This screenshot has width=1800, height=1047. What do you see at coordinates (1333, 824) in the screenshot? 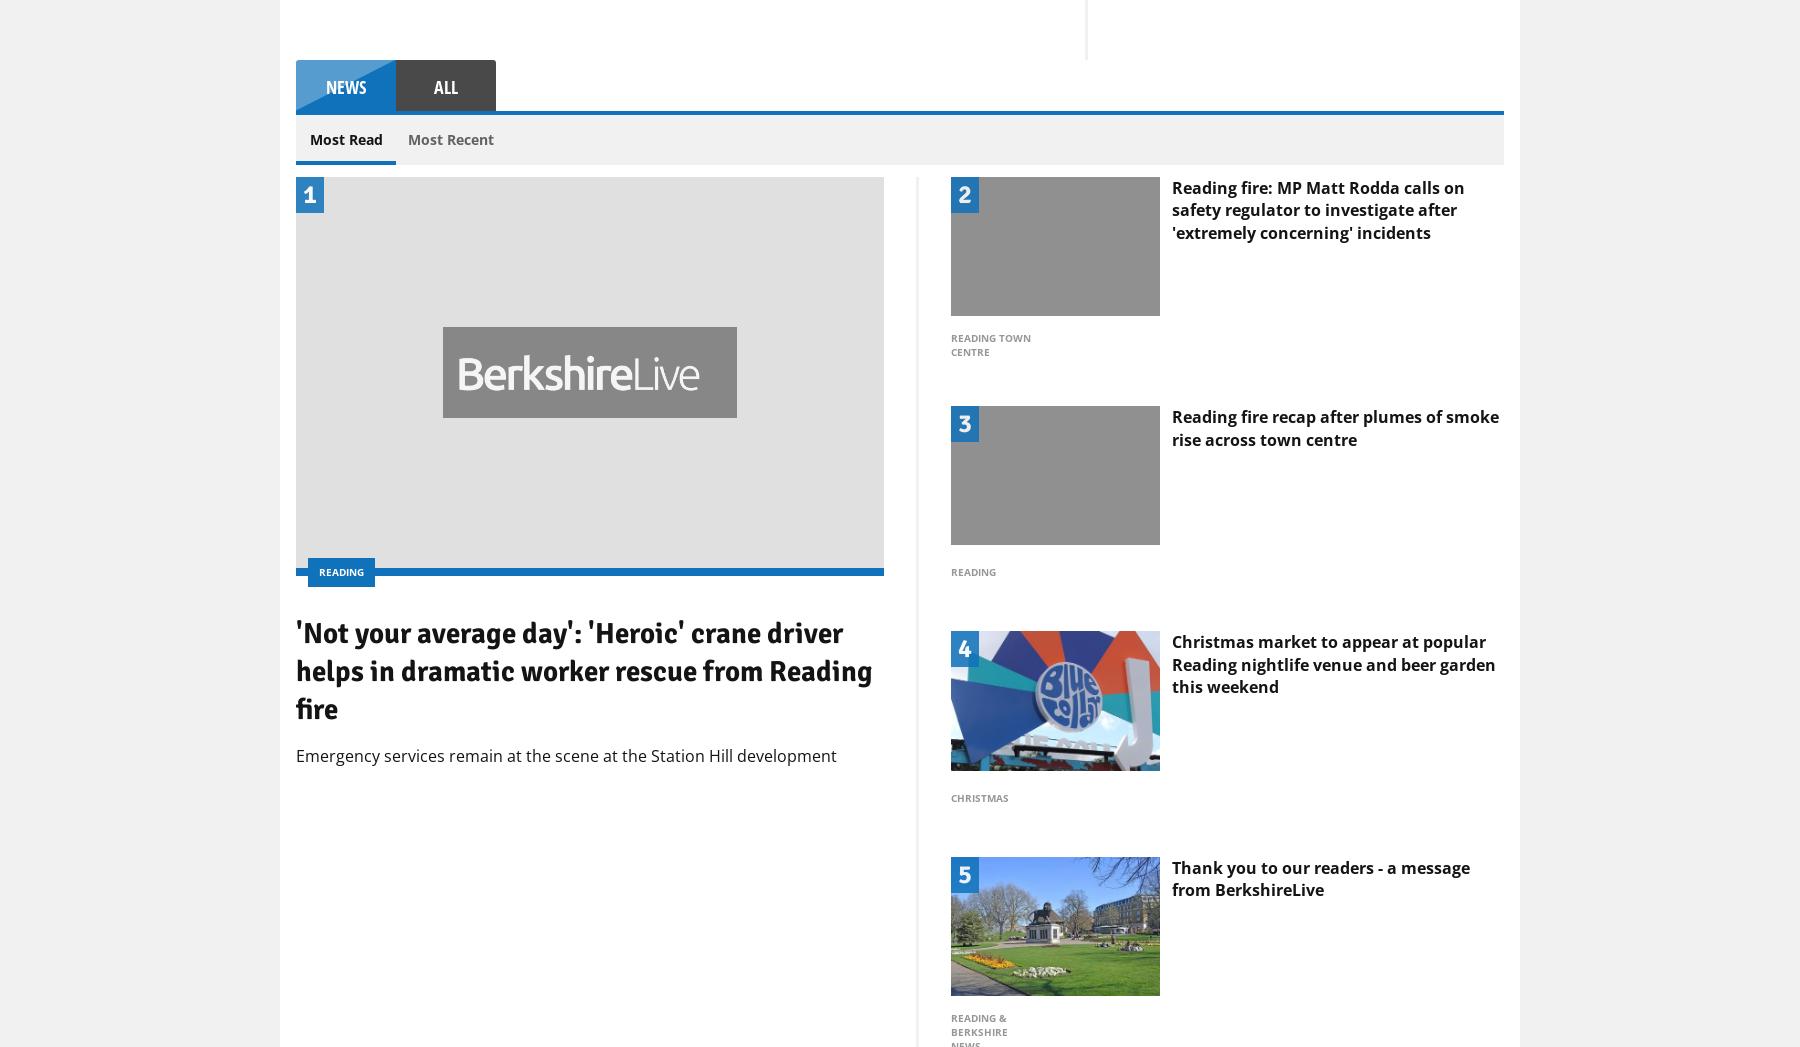
I see `'Christmas market to appear at popular Reading nightlife venue and beer garden this weekend'` at bounding box center [1333, 824].